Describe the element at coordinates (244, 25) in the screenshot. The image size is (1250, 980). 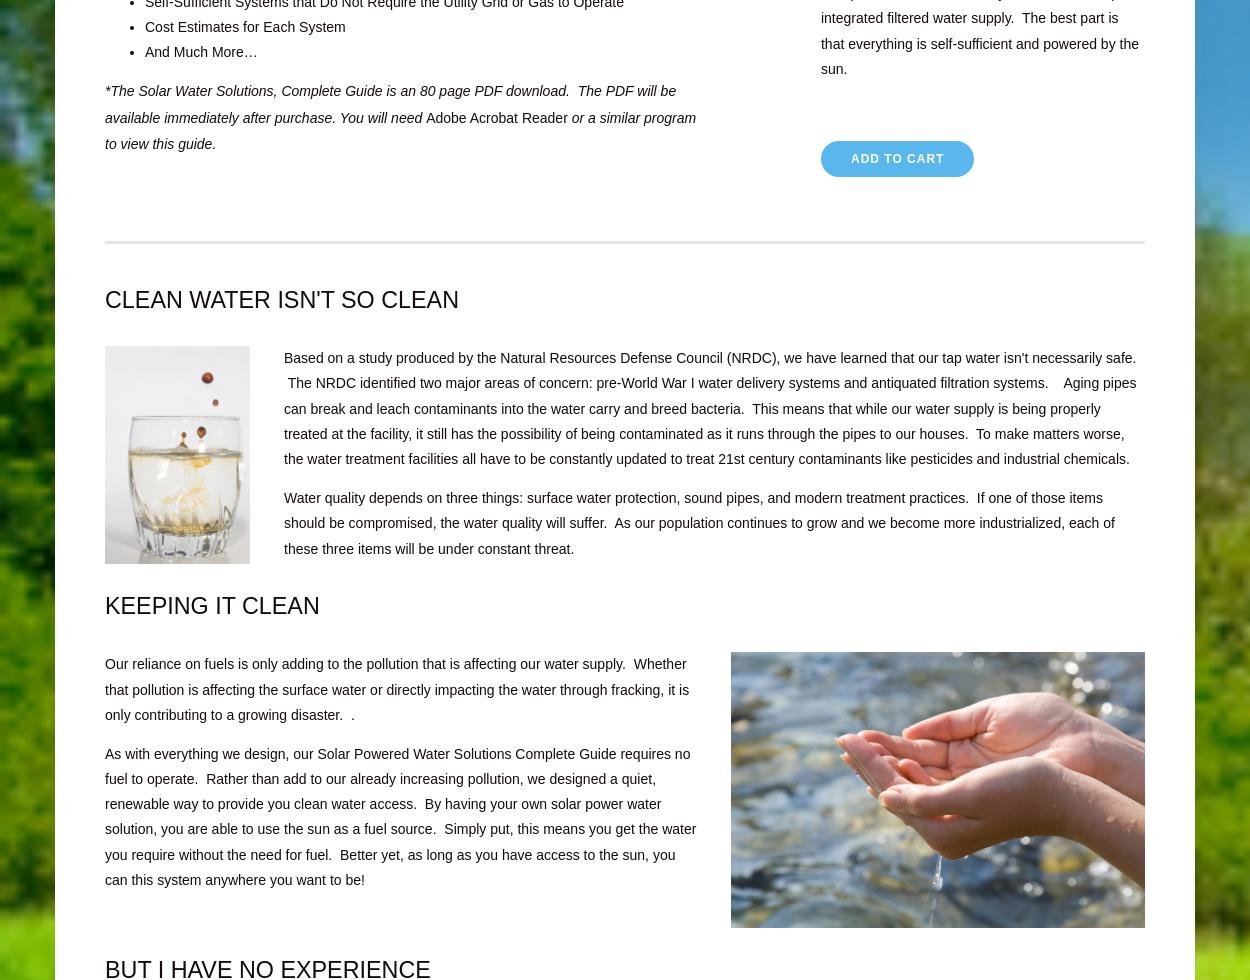
I see `'Cost Estimates for Each System'` at that location.